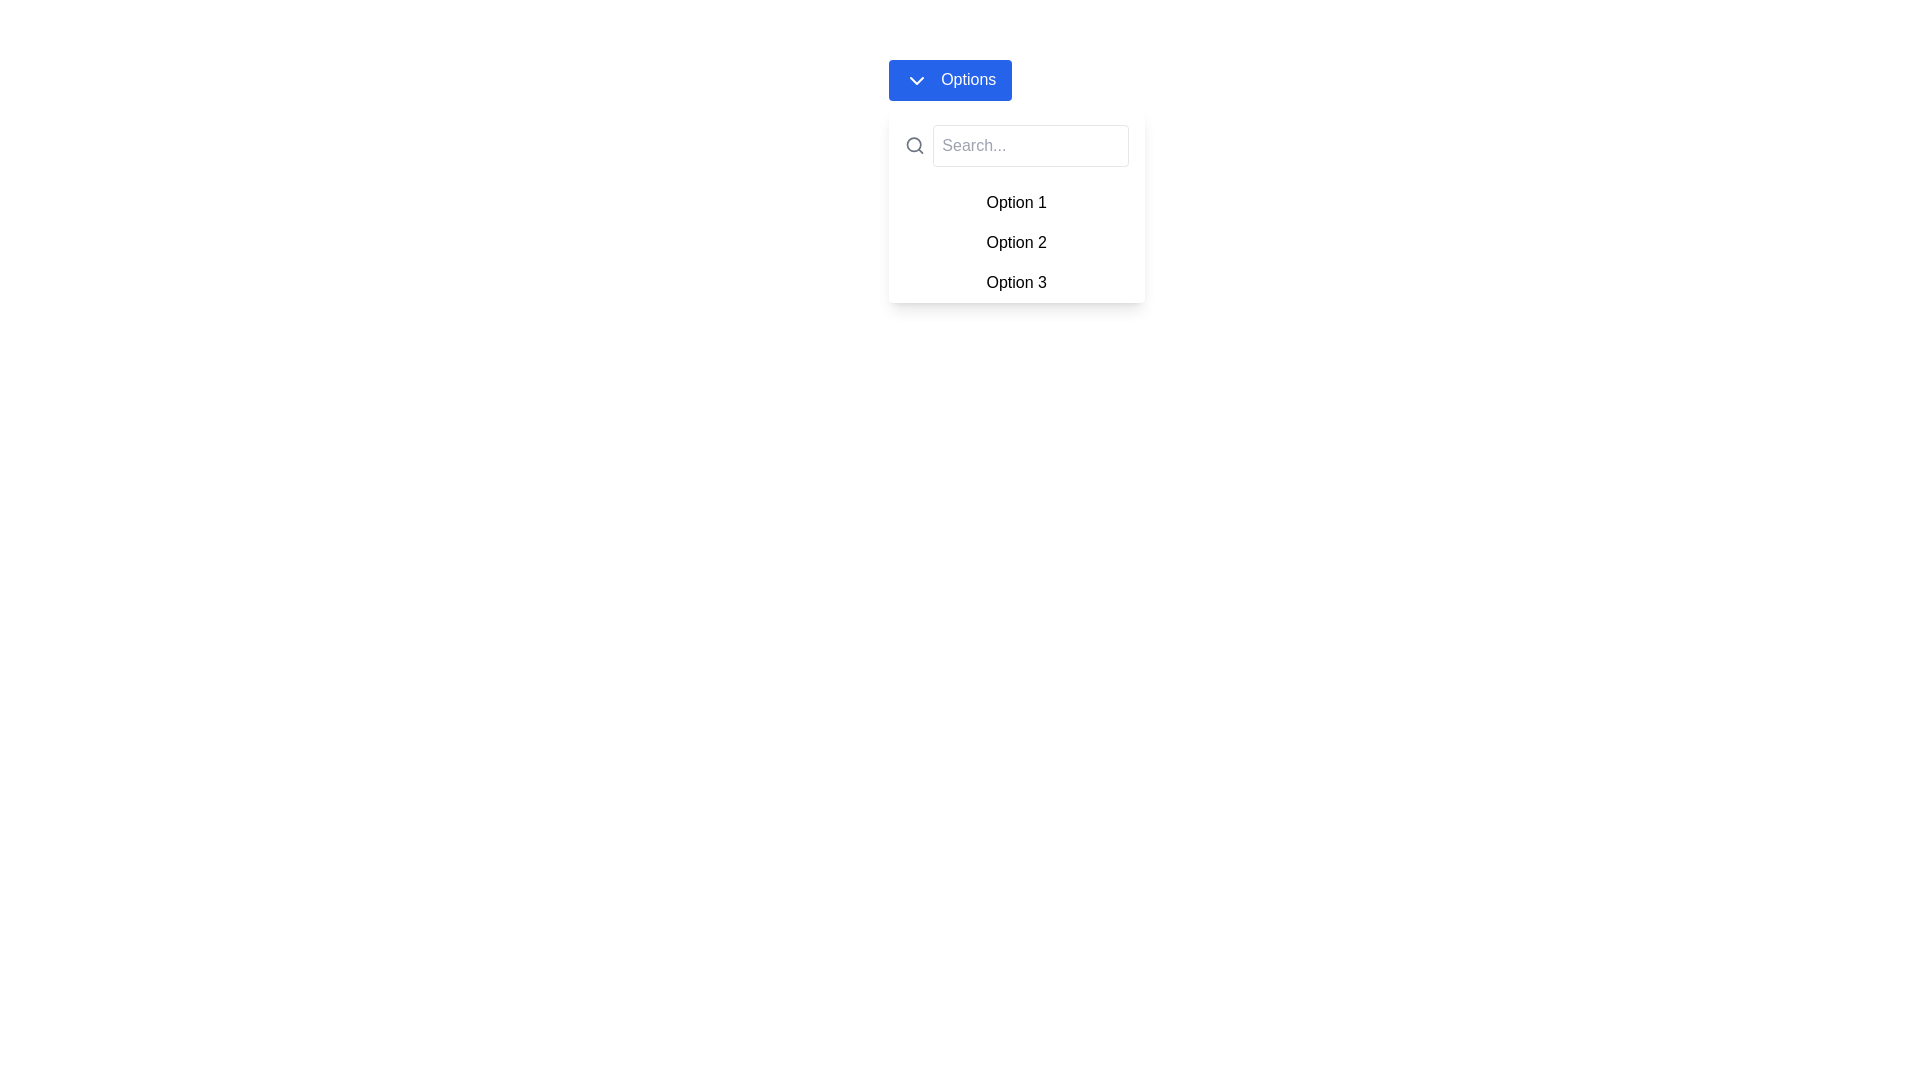 Image resolution: width=1920 pixels, height=1080 pixels. I want to click on the dropdown menu options list, which contains three text options: 'Option 1', 'Option 2', and 'Option 3' styled with padding and hover effects, located within a white rounded-corner dropdown menu below a search bar and an 'Options' button, so click(1016, 241).